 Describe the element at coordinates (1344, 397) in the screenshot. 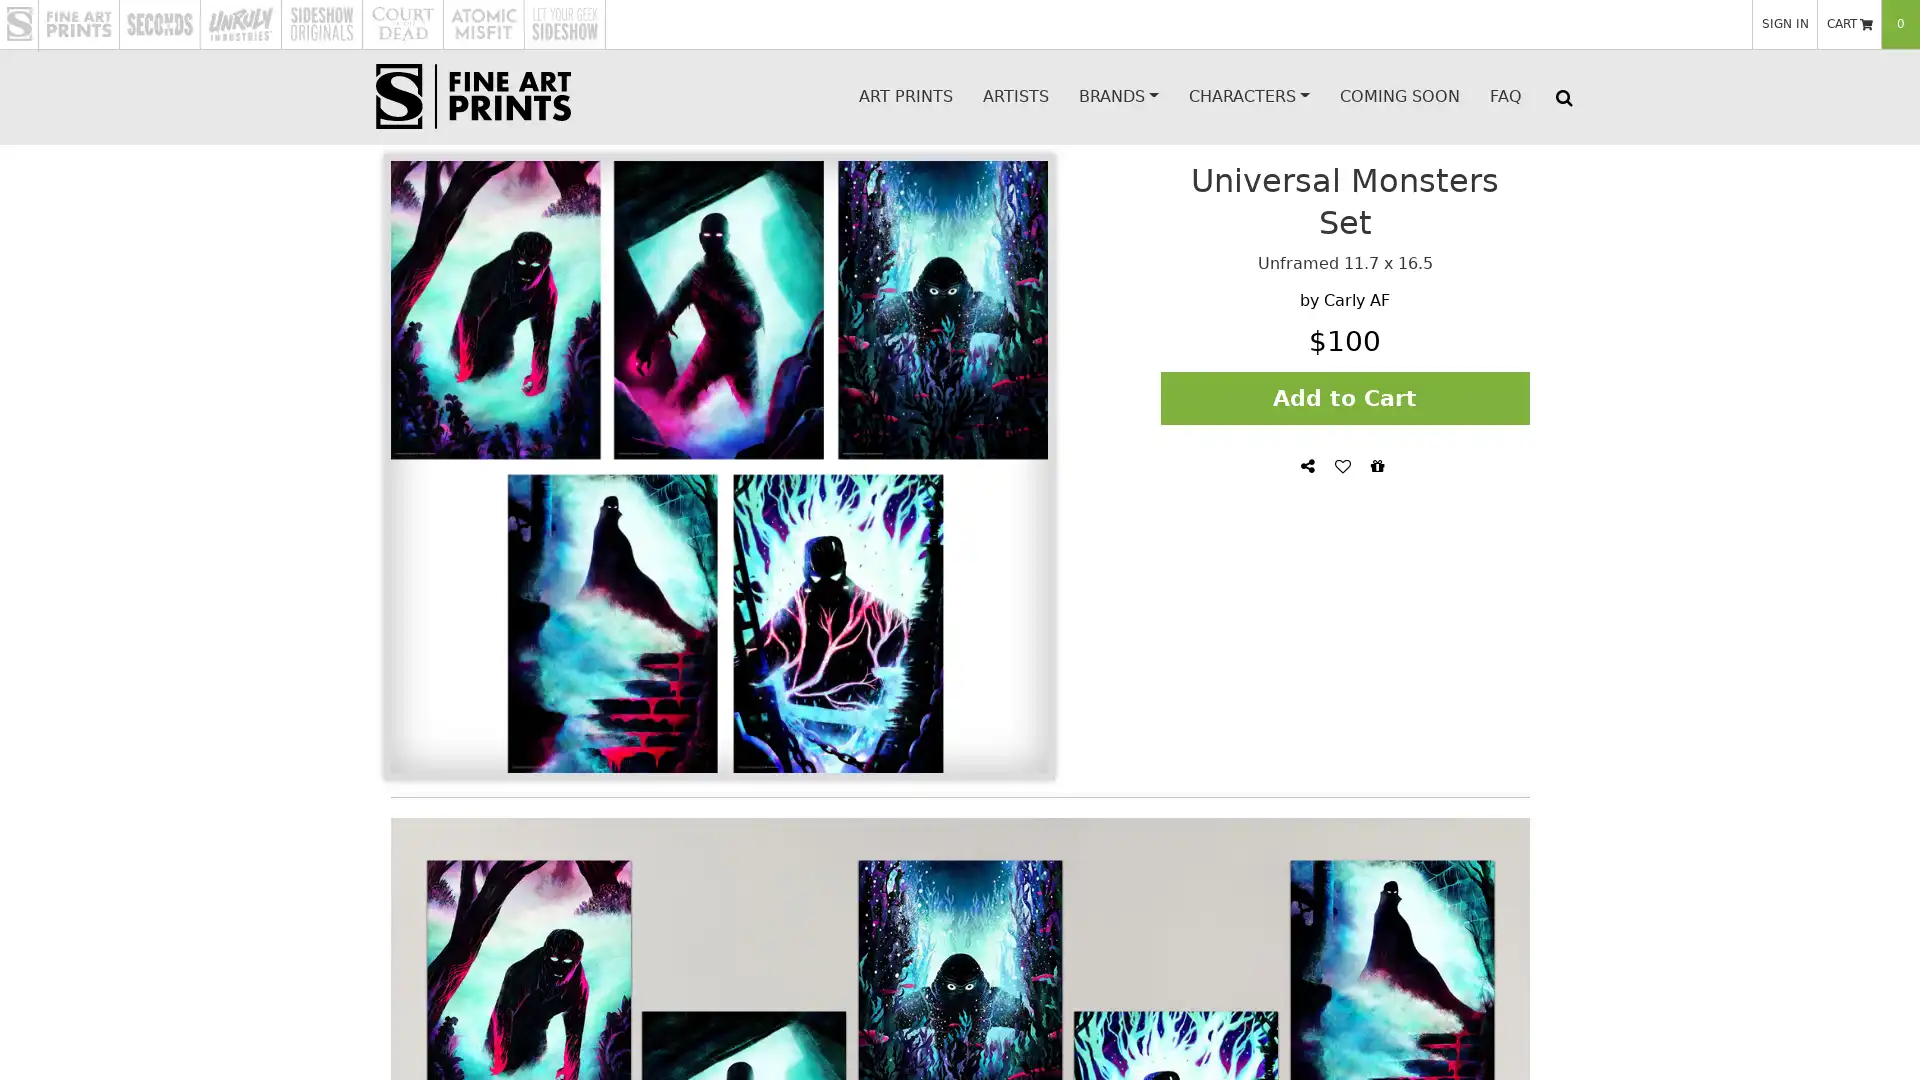

I see `Add to Cart` at that location.